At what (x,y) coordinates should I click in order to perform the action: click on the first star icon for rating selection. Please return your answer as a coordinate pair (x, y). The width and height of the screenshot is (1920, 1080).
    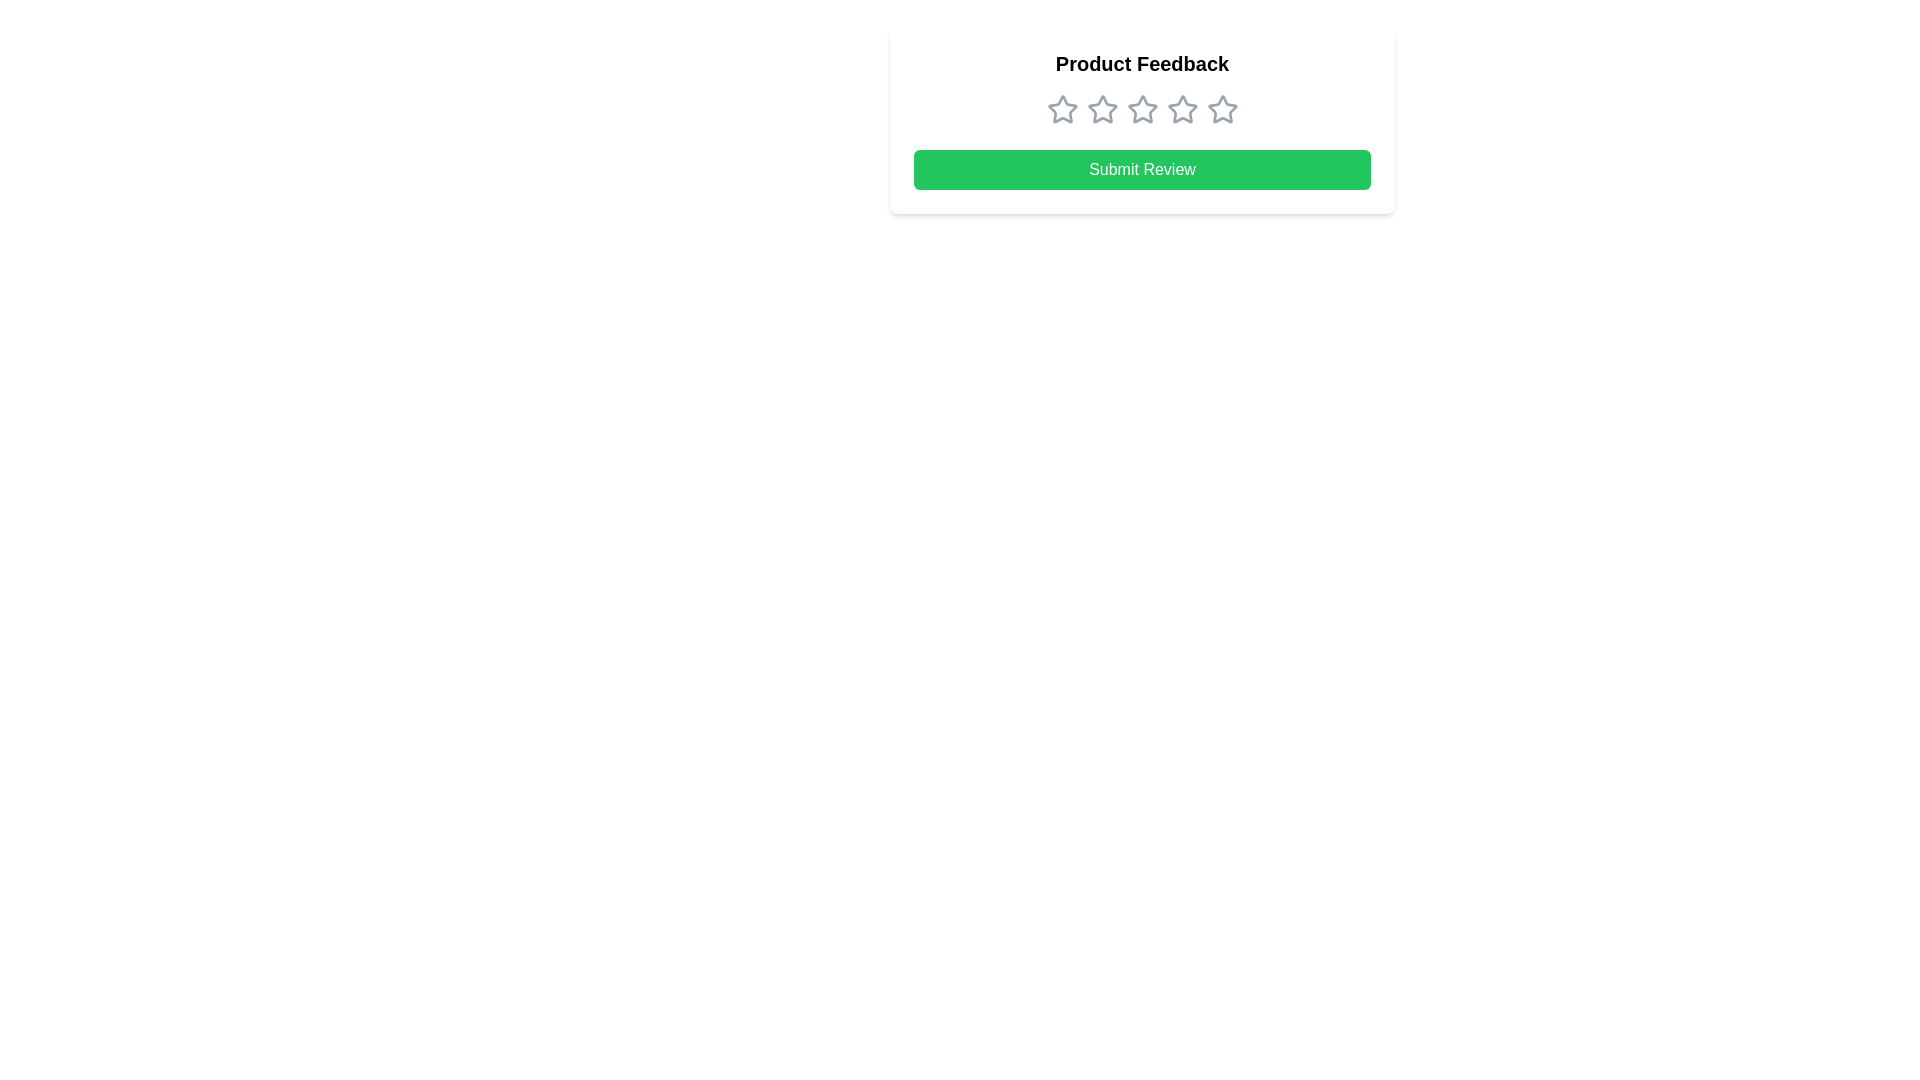
    Looking at the image, I should click on (1061, 109).